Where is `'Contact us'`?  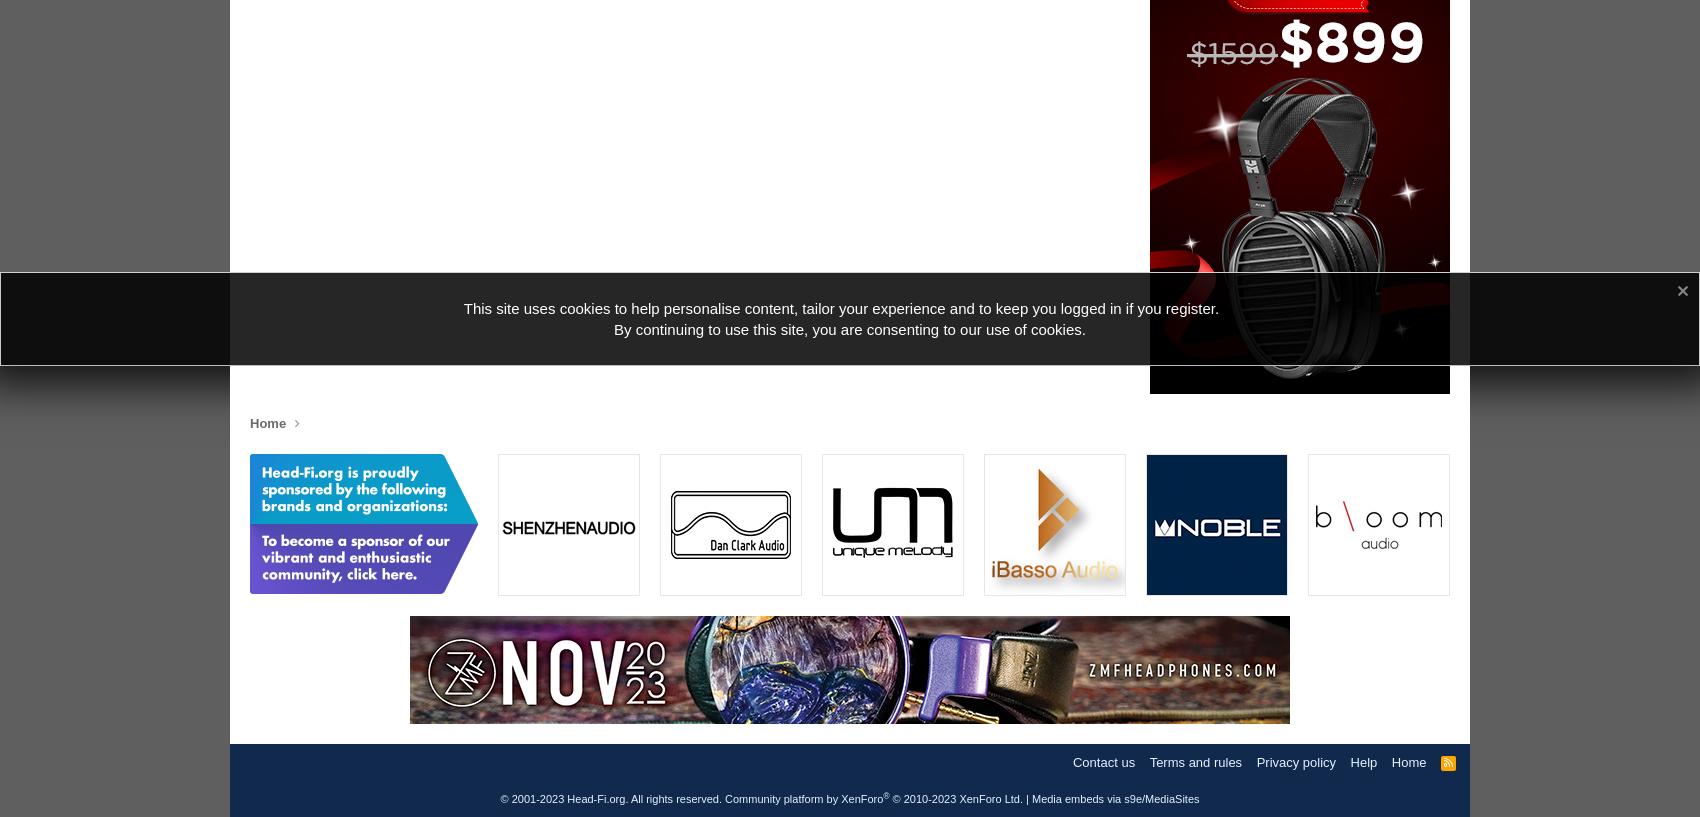
'Contact us' is located at coordinates (1103, 761).